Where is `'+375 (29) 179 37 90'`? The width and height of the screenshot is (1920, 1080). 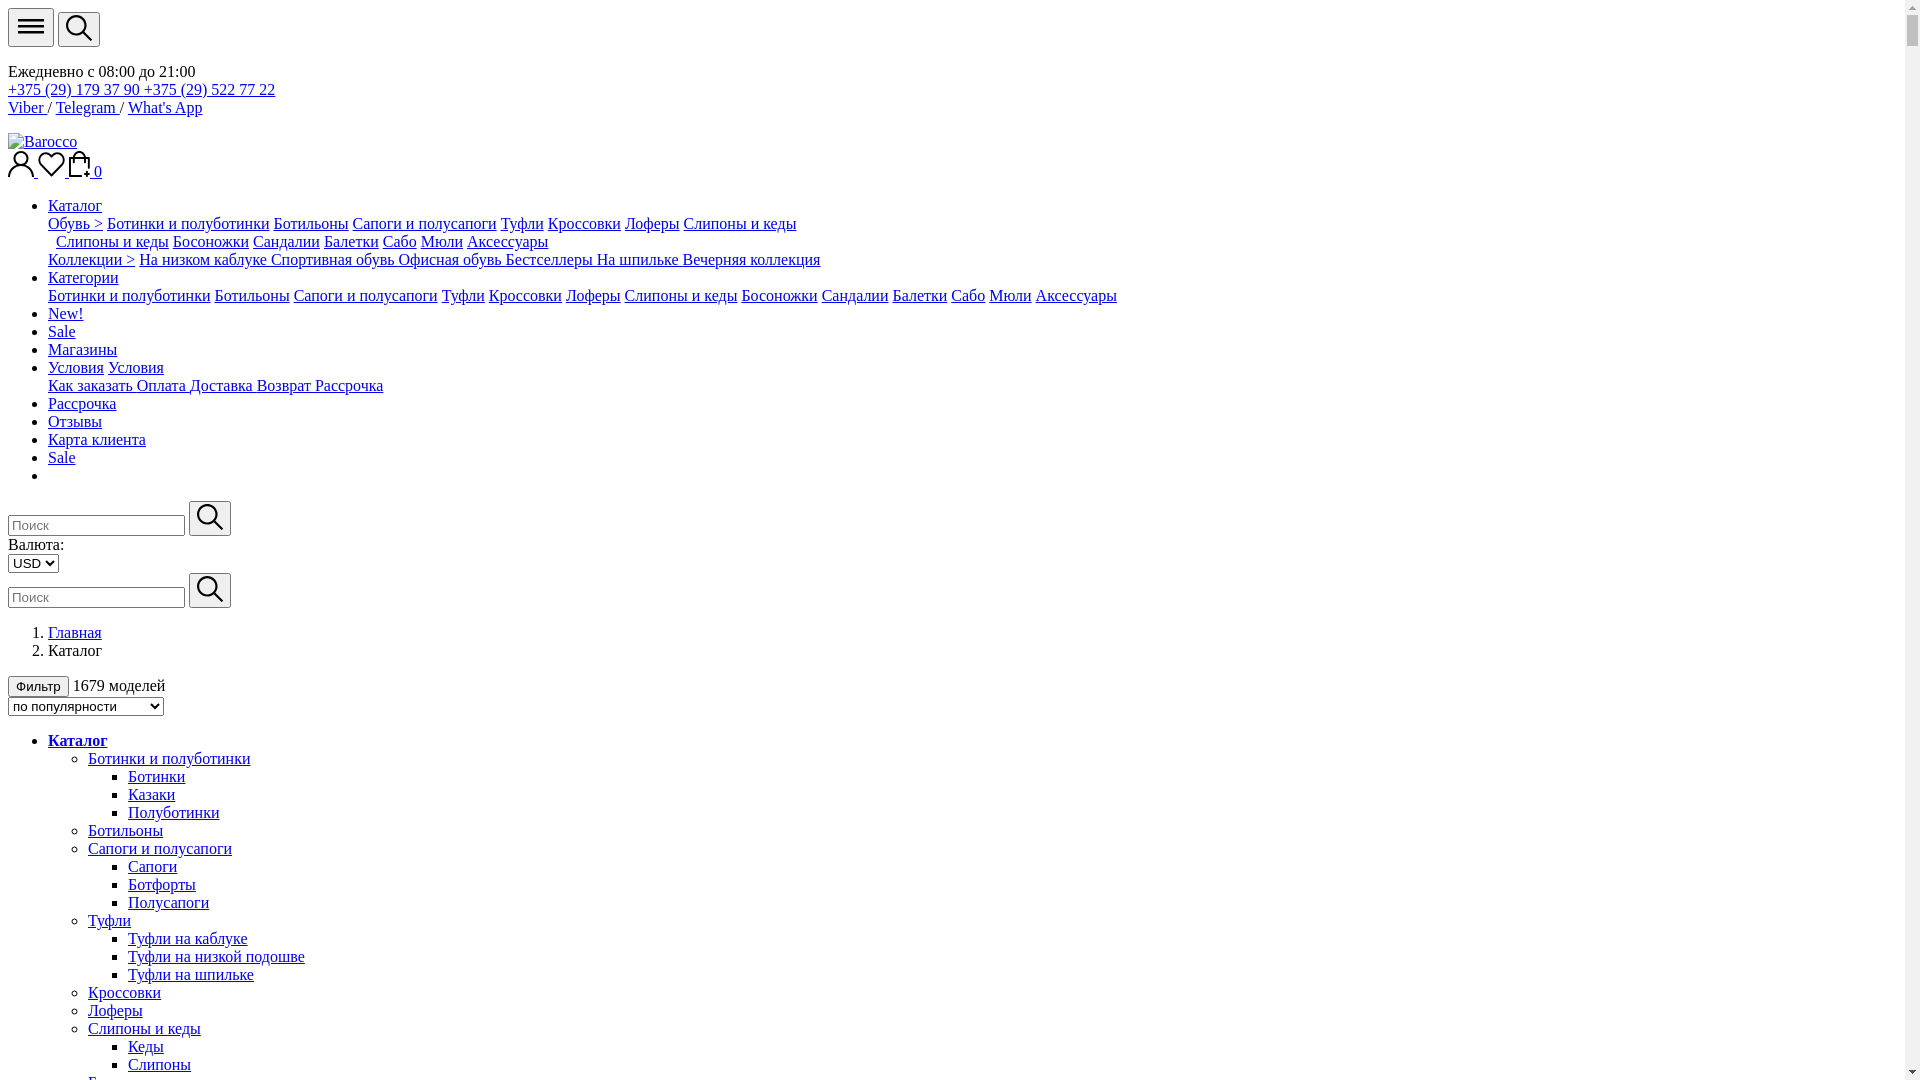
'+375 (29) 179 37 90' is located at coordinates (76, 88).